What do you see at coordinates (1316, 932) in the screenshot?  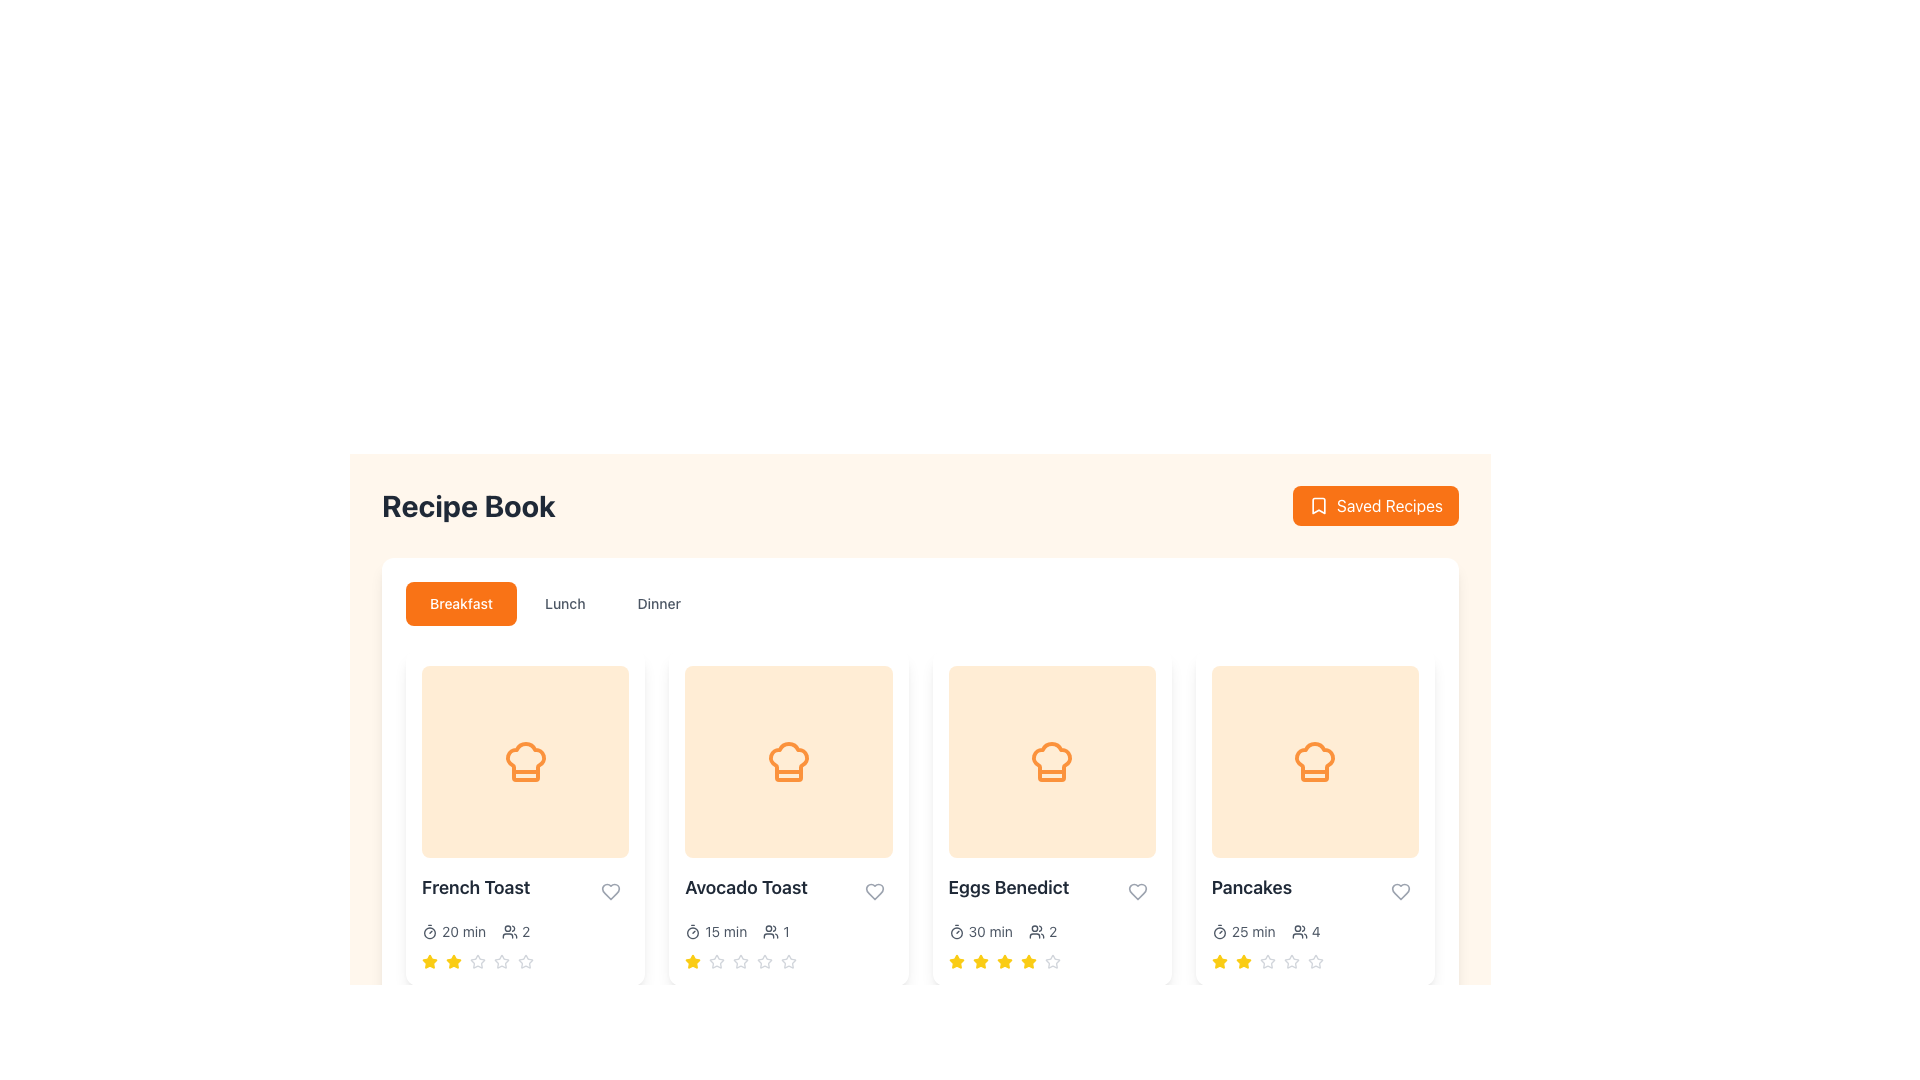 I see `the static text or icon indicating the count of servings for the Pancakes recipe, located at the bottom-right corner of the Pancakes card in the Recipe Book interface` at bounding box center [1316, 932].